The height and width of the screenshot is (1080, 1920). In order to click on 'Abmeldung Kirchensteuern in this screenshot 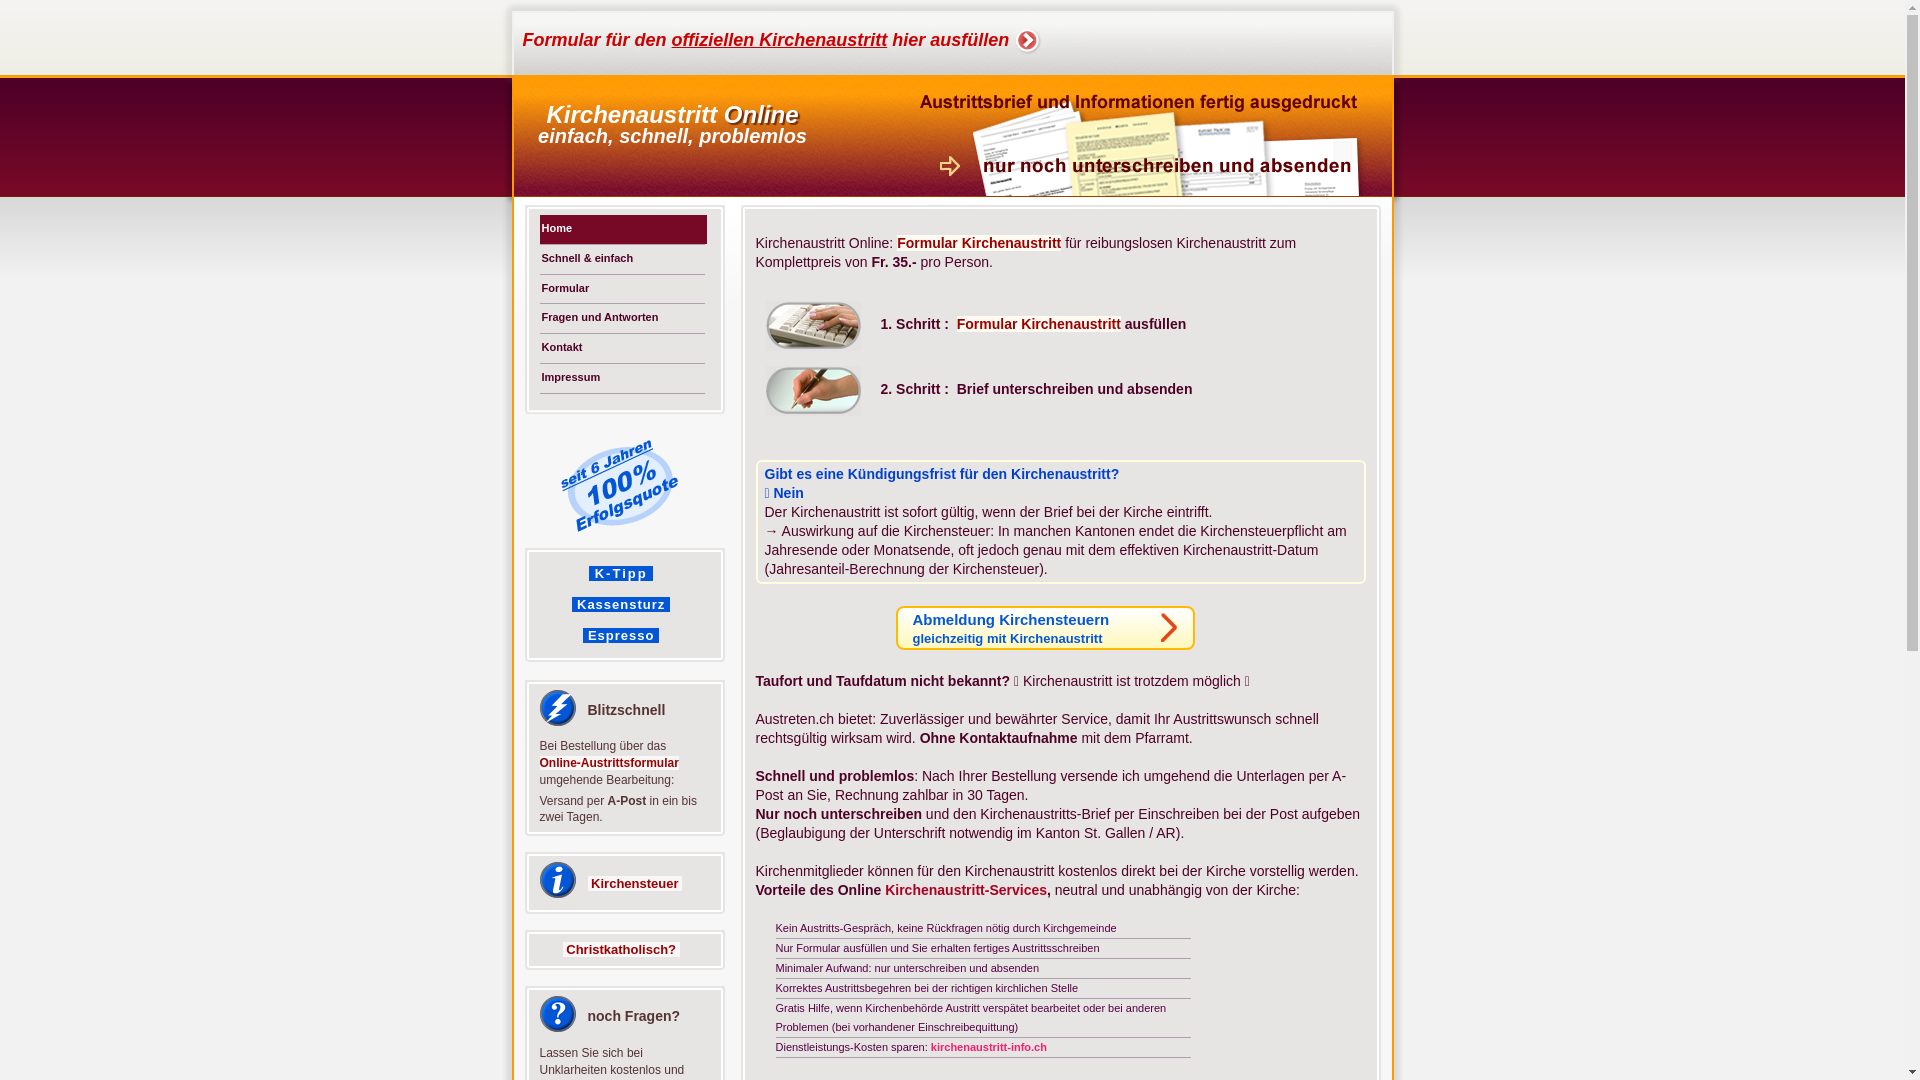, I will do `click(1044, 627)`.